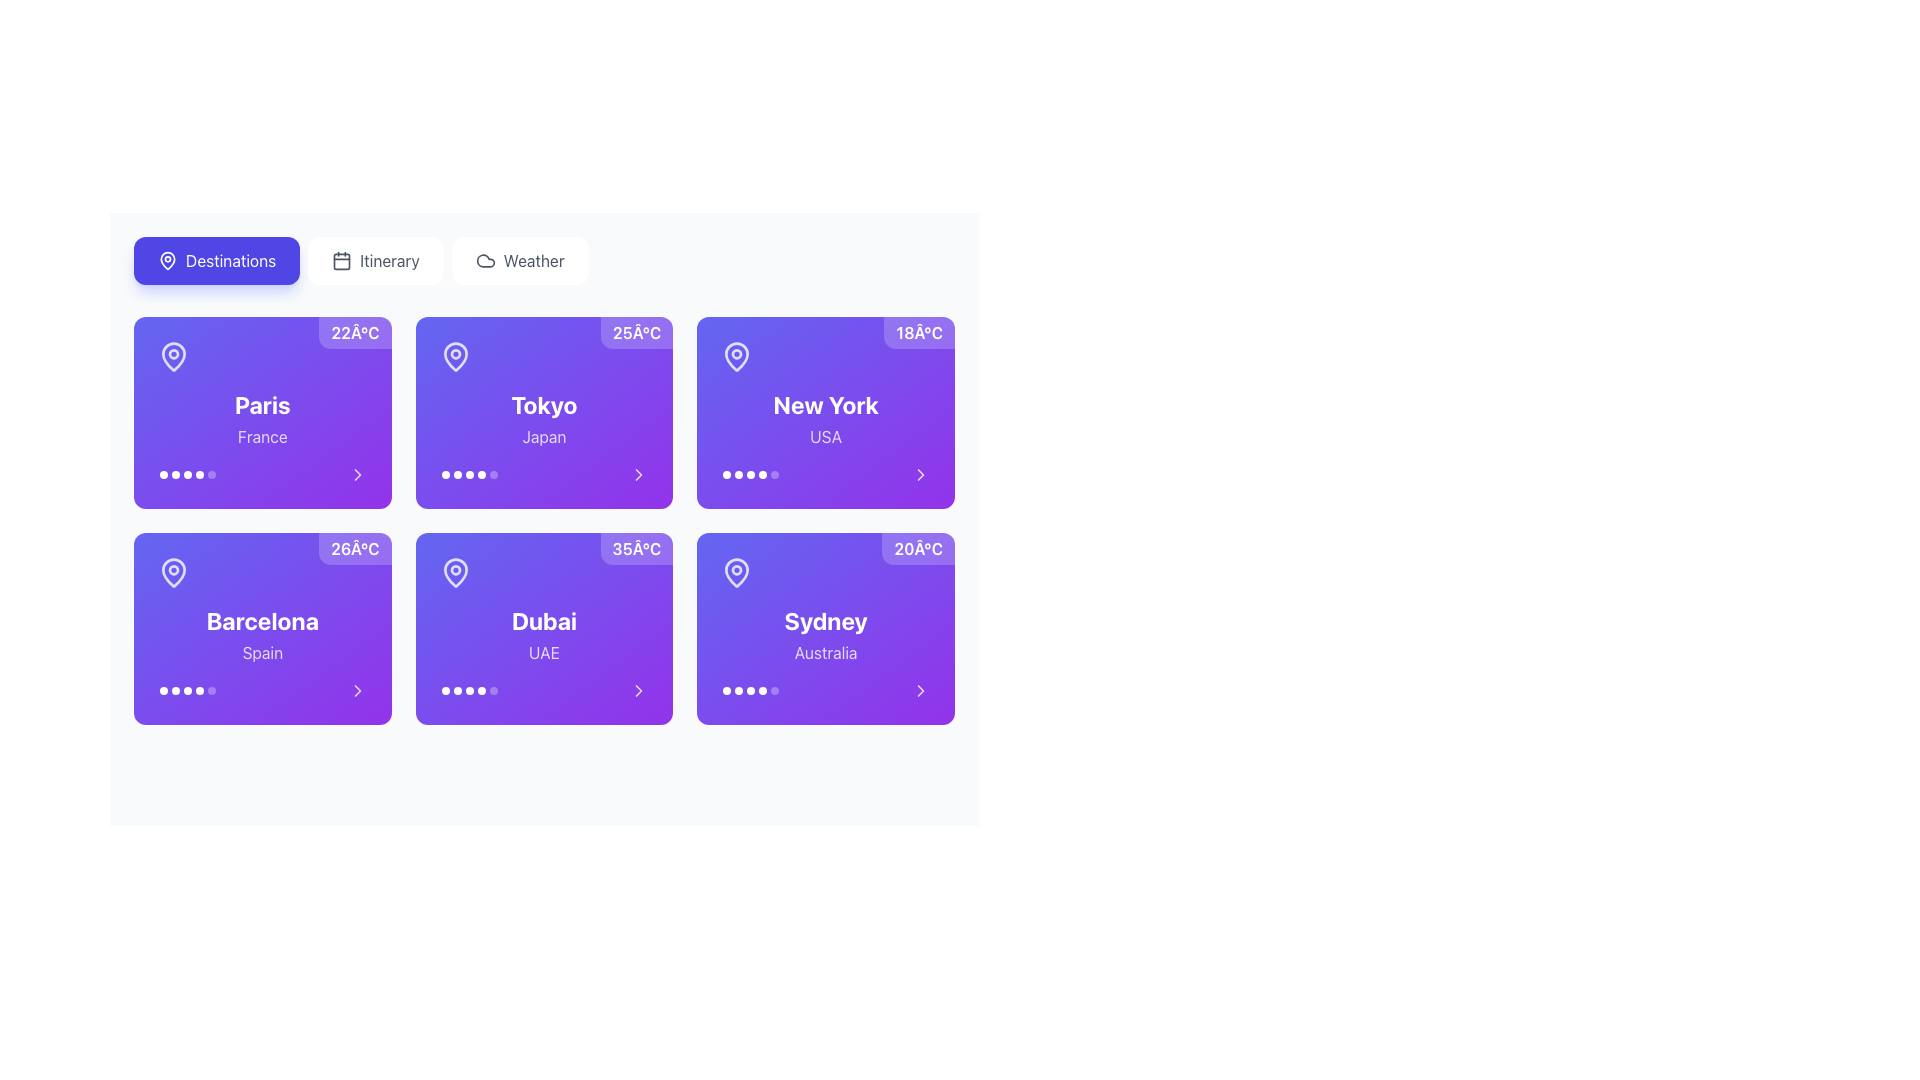  Describe the element at coordinates (635, 548) in the screenshot. I see `the temperature label located in the top-right corner of the card for 'Dubai, UAE' on the second row, fourth column of the grid layout` at that location.